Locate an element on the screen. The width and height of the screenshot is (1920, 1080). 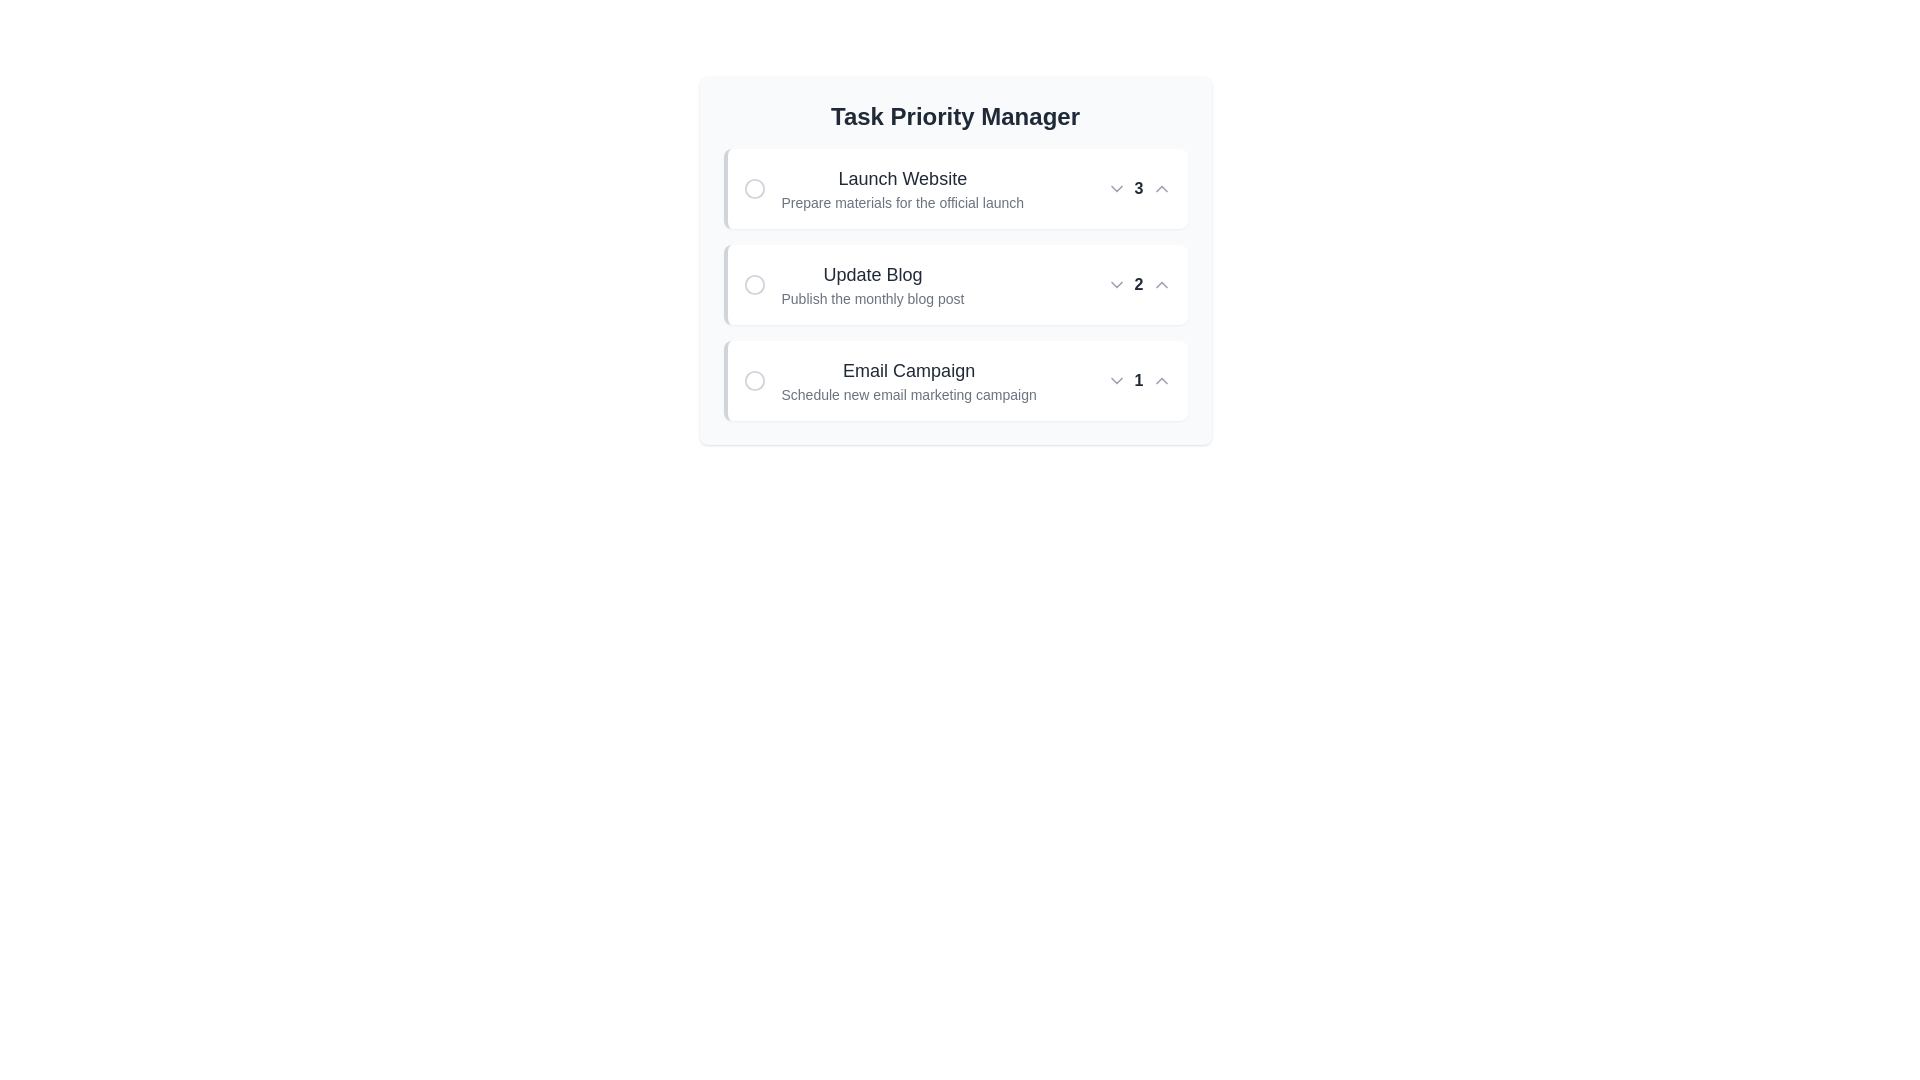
the textual block containing the title 'Email Campaign' and subtitle 'Schedule new email marketing campaign', which is the third item in the list of entries is located at coordinates (889, 381).